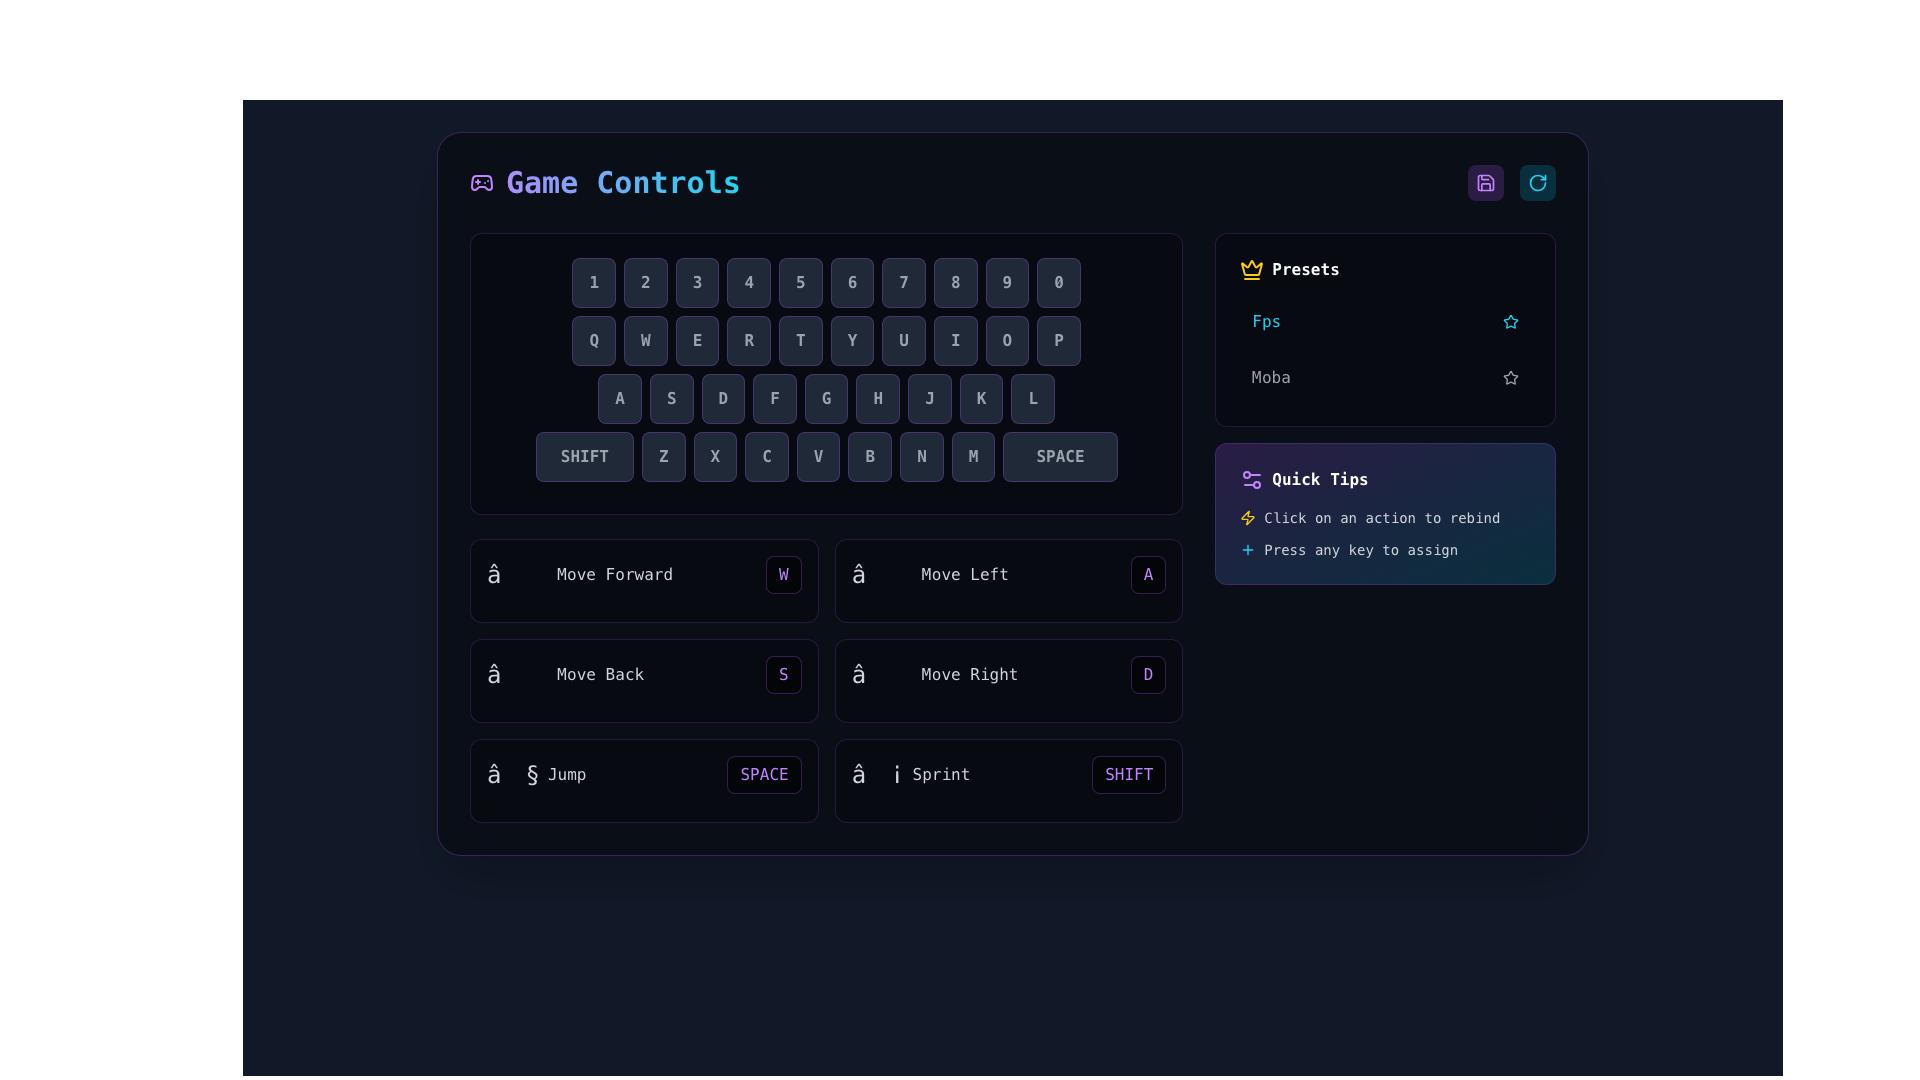 This screenshot has height=1080, width=1920. What do you see at coordinates (663, 456) in the screenshot?
I see `the Virtual Keyboard Key displaying 'Z', which is the second button in the bottom row of the virtual keyboard layout` at bounding box center [663, 456].